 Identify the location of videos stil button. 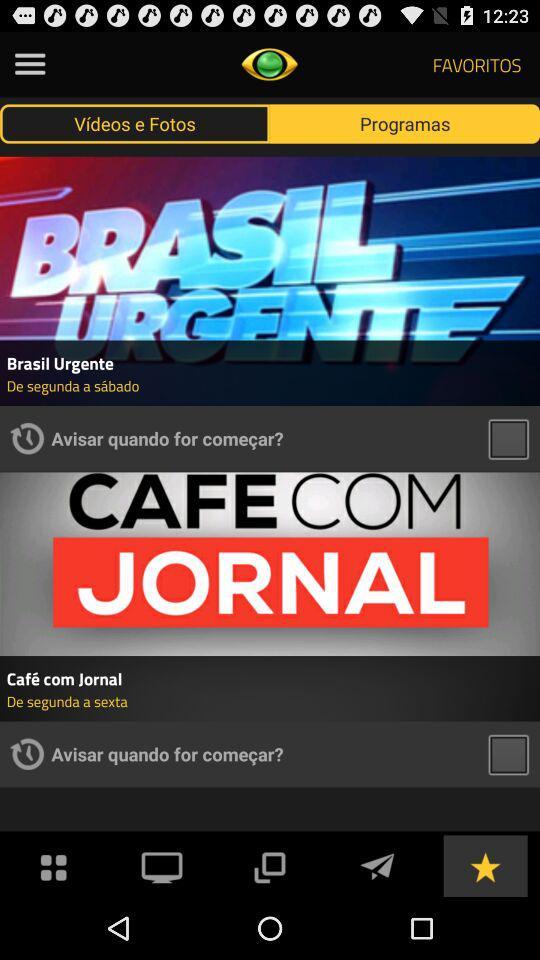
(508, 438).